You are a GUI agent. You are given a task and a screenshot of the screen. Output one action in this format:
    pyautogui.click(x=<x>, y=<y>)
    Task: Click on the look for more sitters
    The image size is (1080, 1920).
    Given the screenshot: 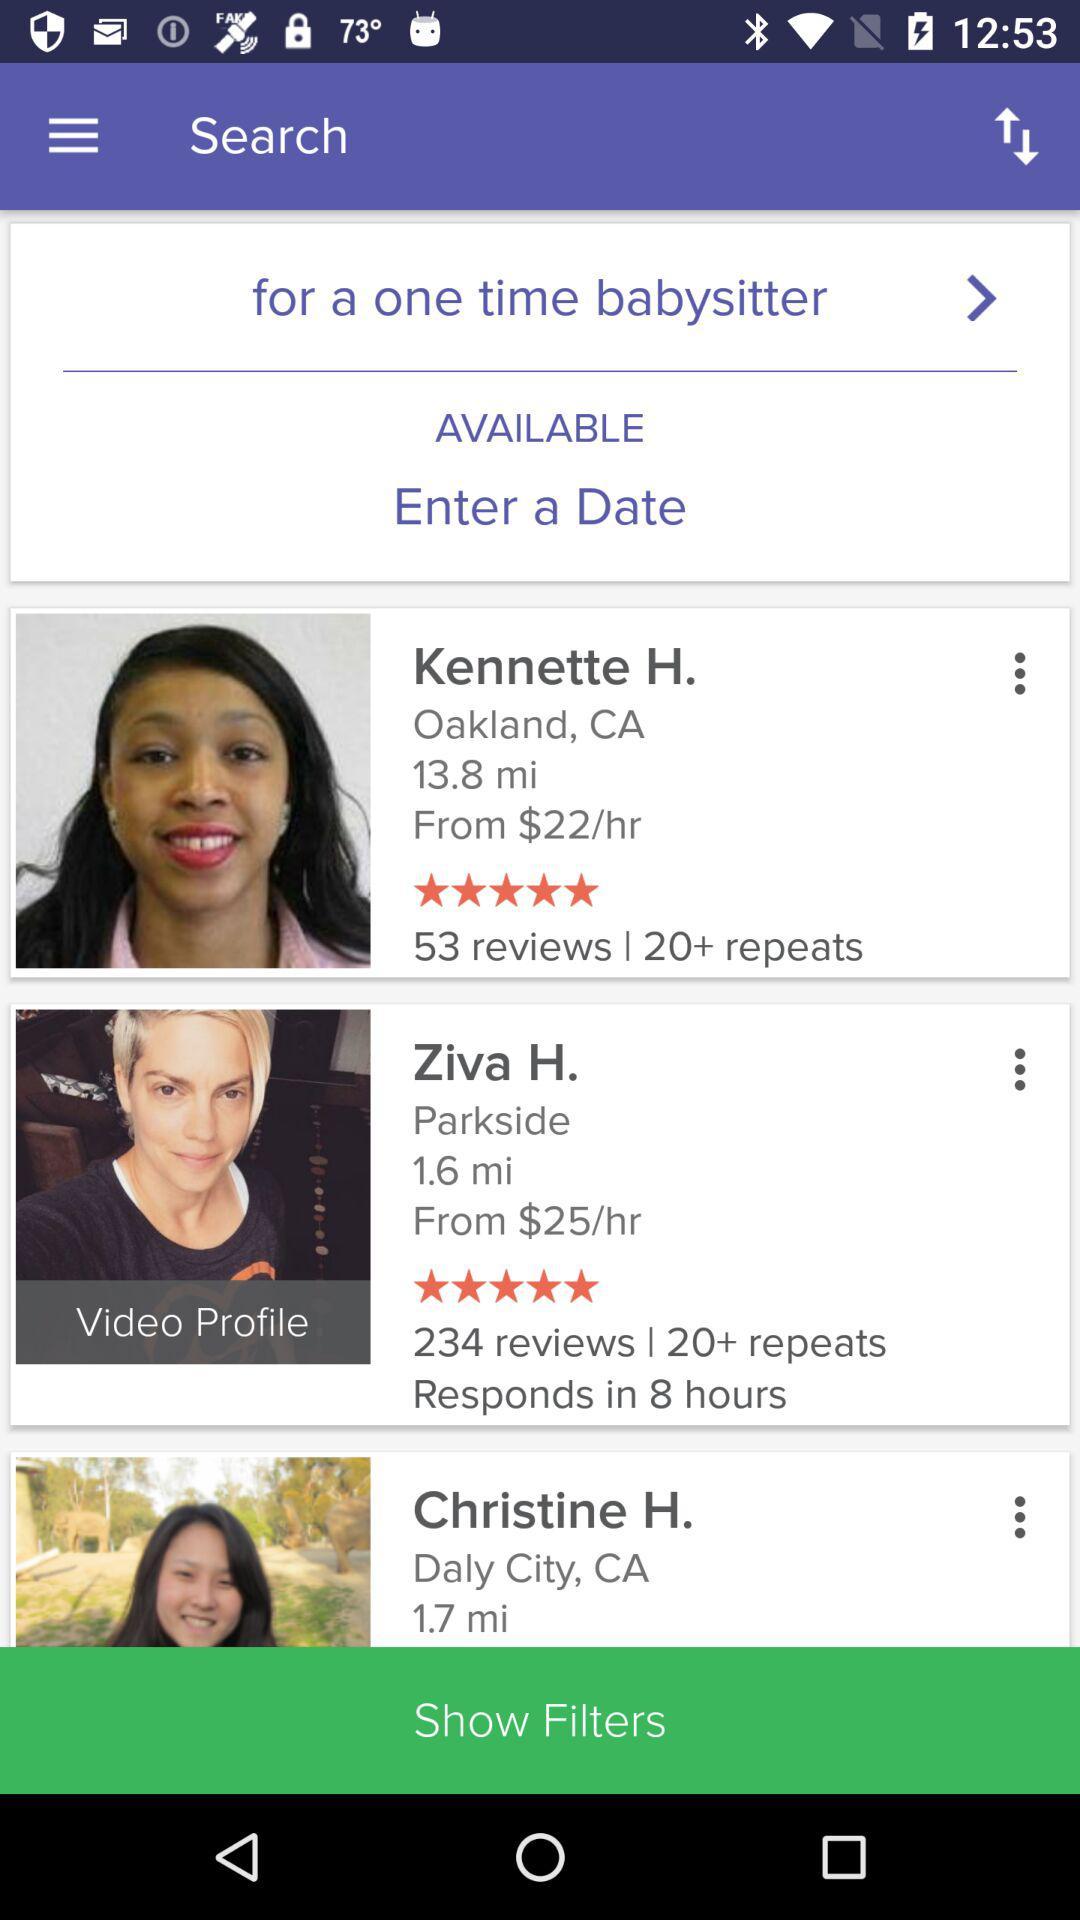 What is the action you would take?
    pyautogui.click(x=990, y=296)
    